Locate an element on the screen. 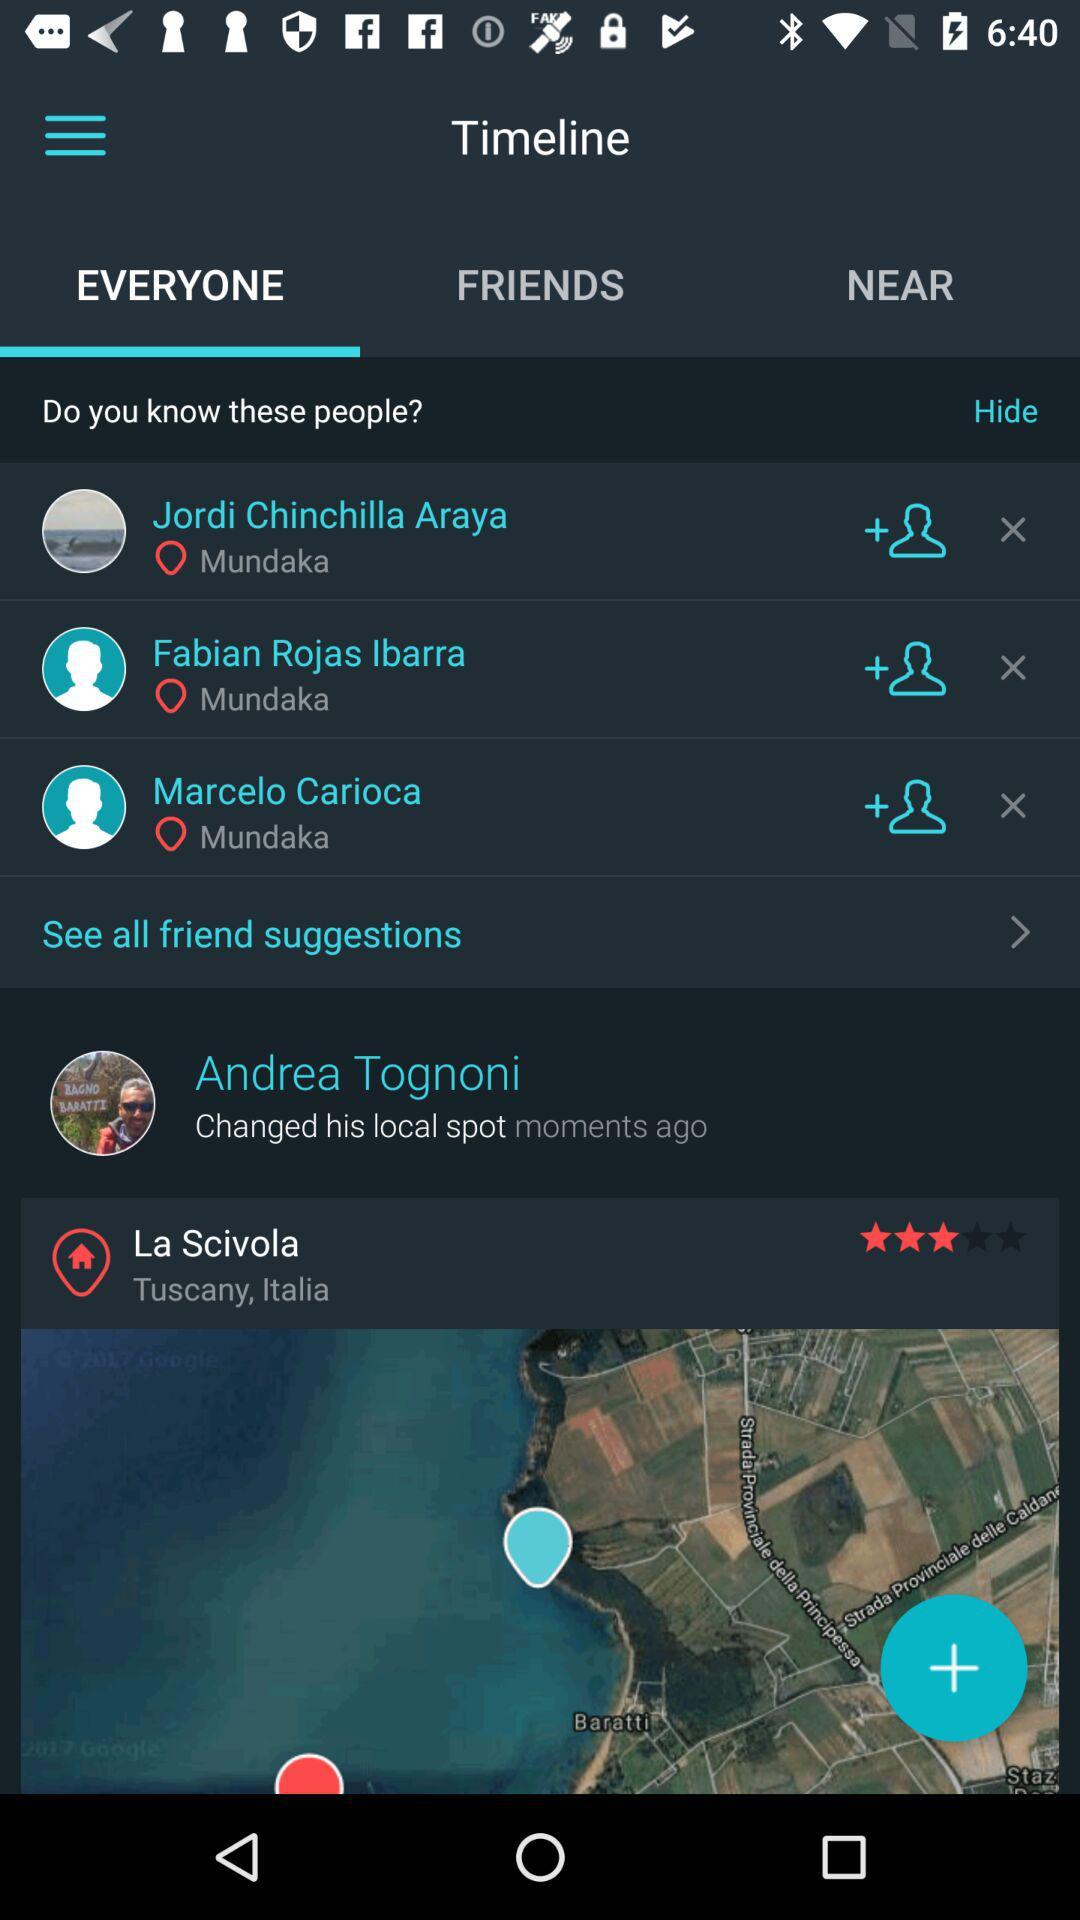 The height and width of the screenshot is (1920, 1080). friends item is located at coordinates (540, 282).